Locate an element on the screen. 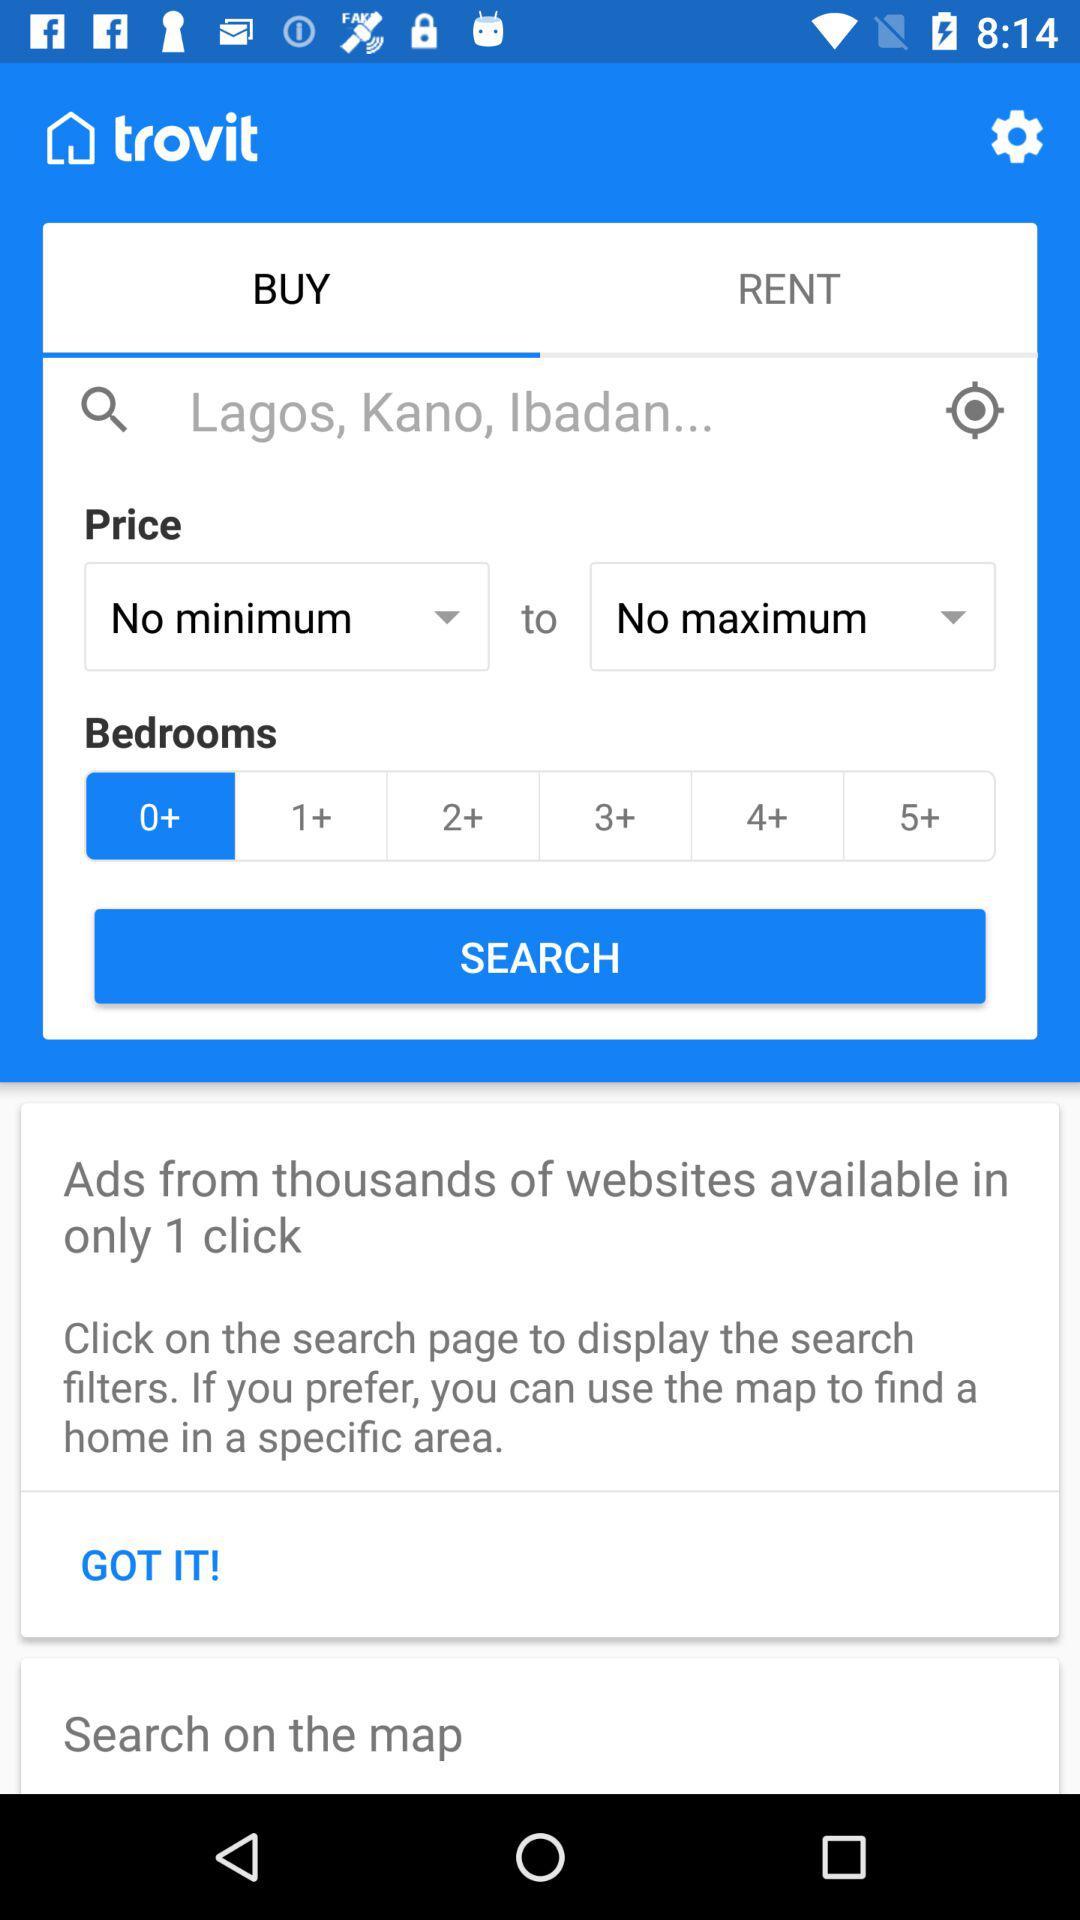 This screenshot has height=1920, width=1080. item above the search icon is located at coordinates (766, 816).